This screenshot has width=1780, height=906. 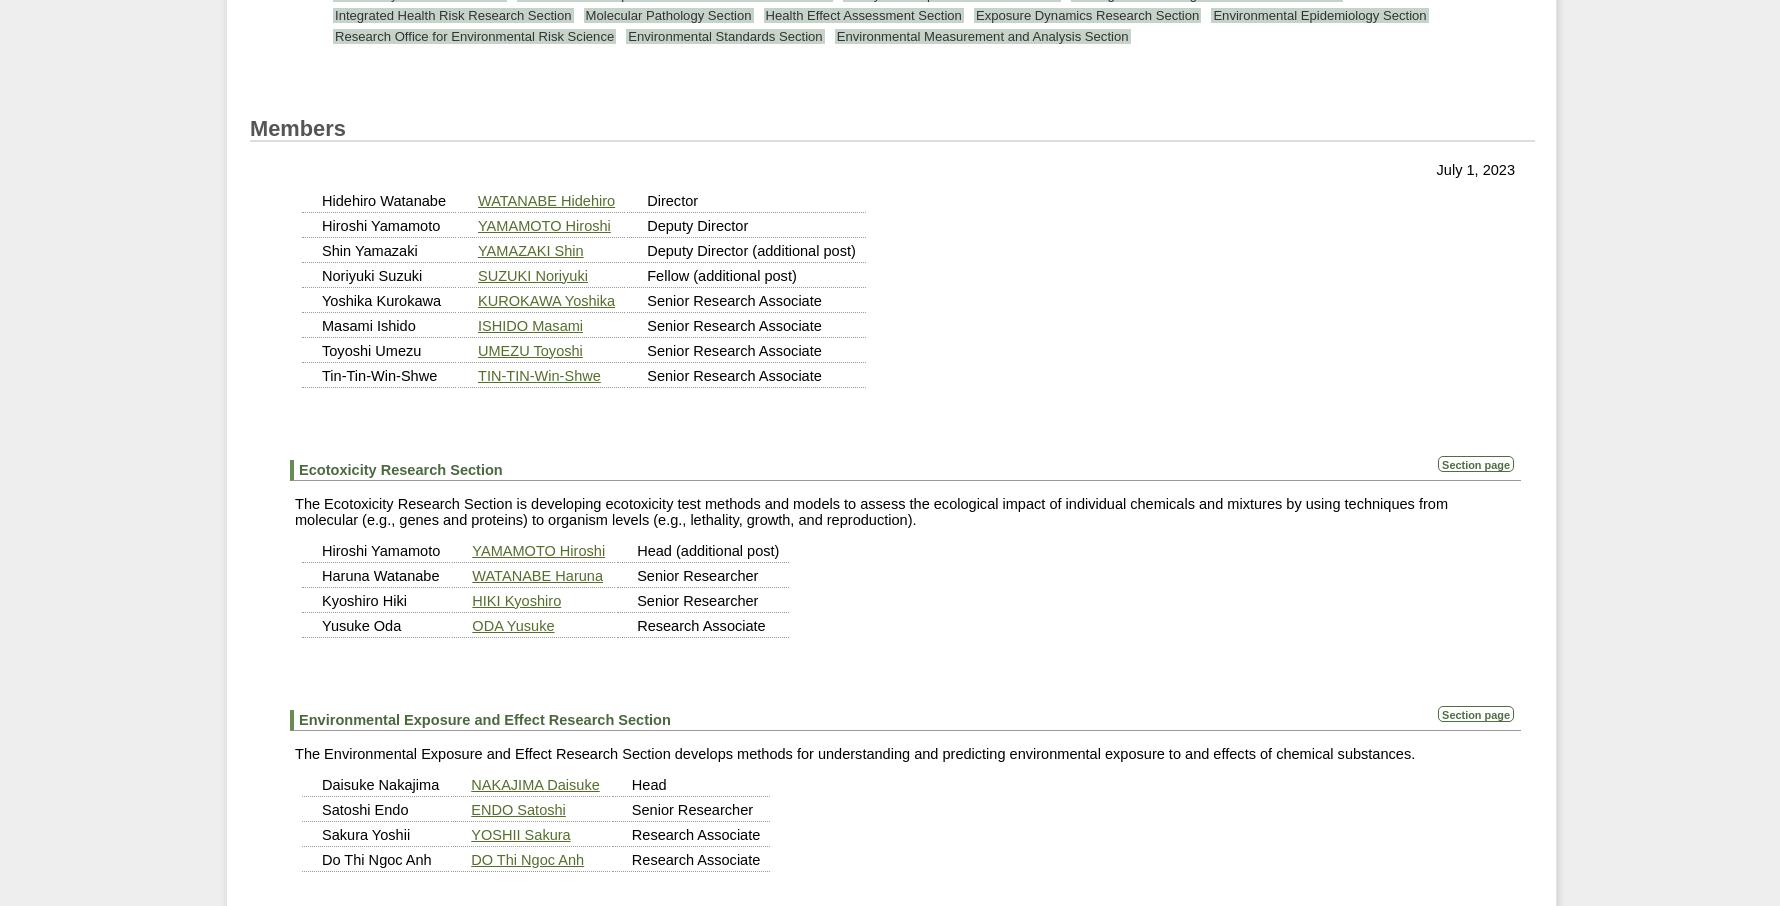 I want to click on 'Daisuke Nakajima', so click(x=379, y=783).